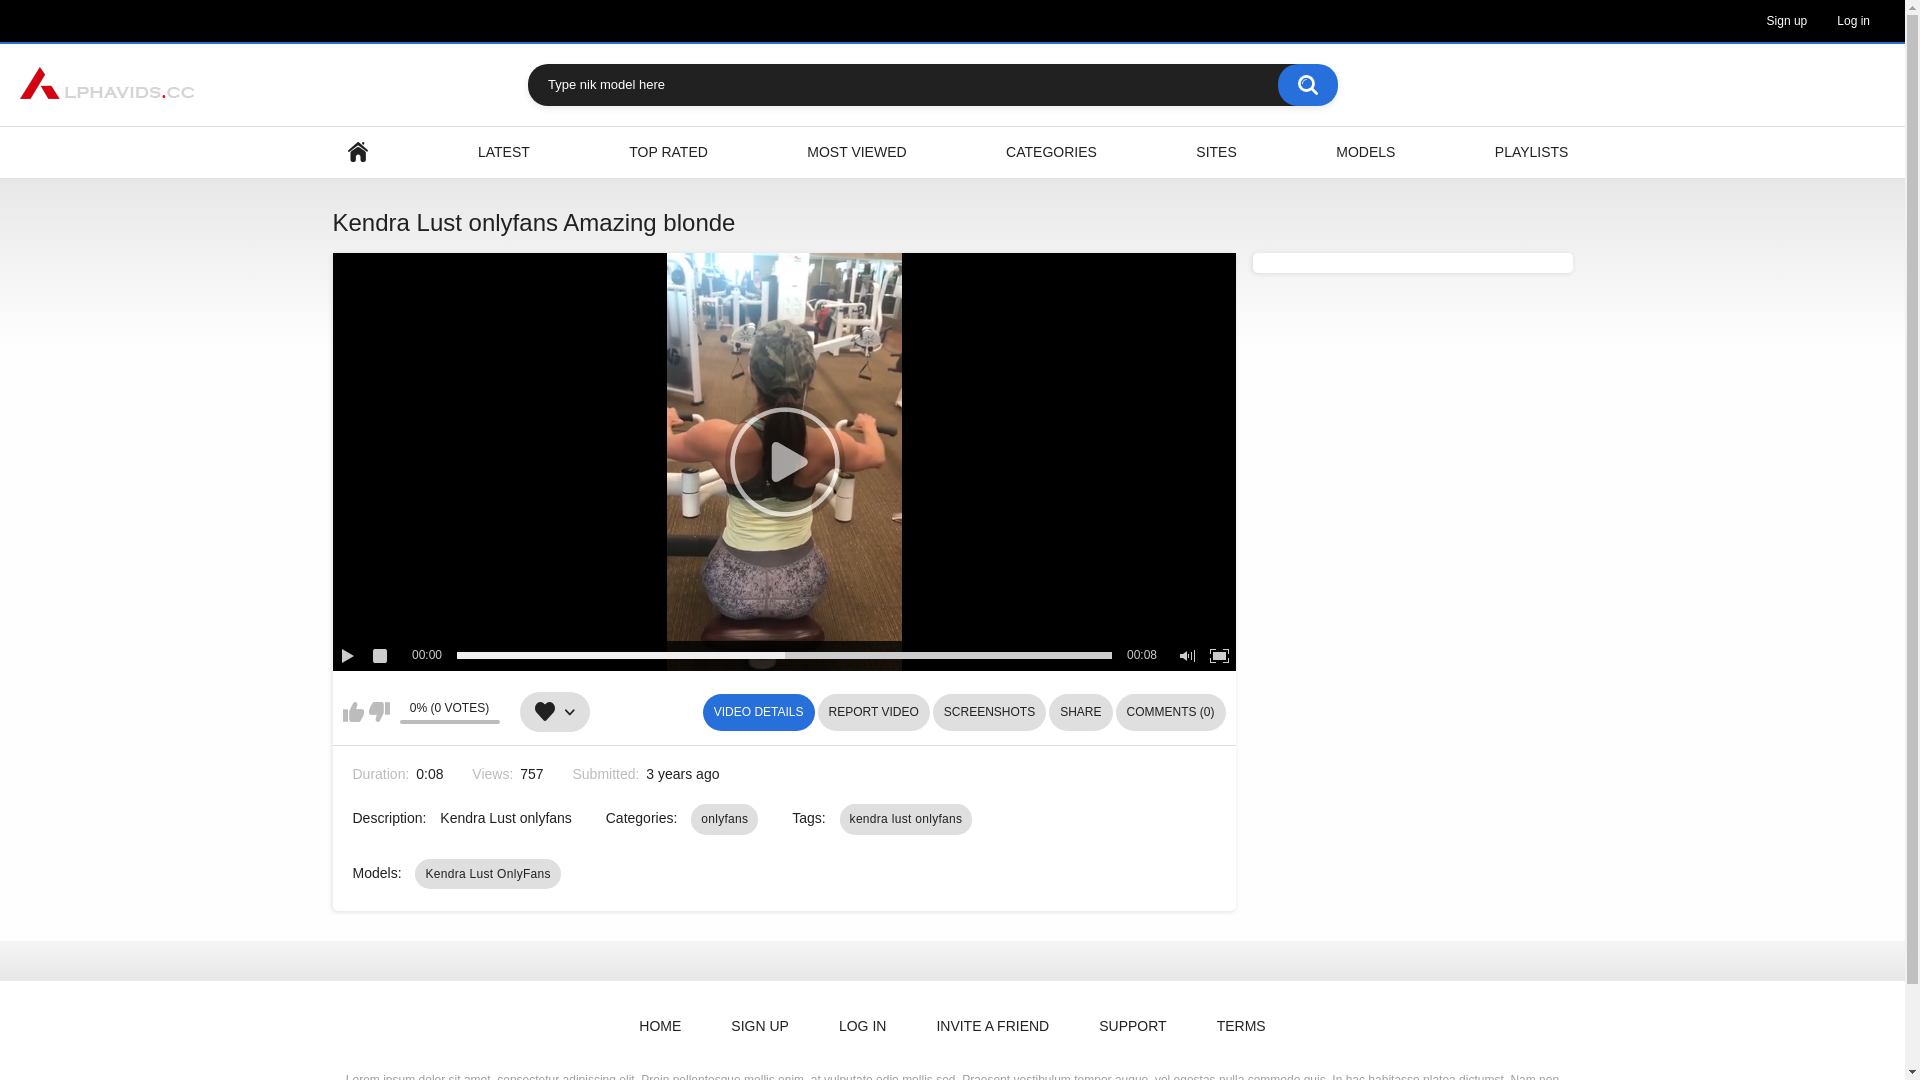  What do you see at coordinates (819, 1026) in the screenshot?
I see `'LOG IN'` at bounding box center [819, 1026].